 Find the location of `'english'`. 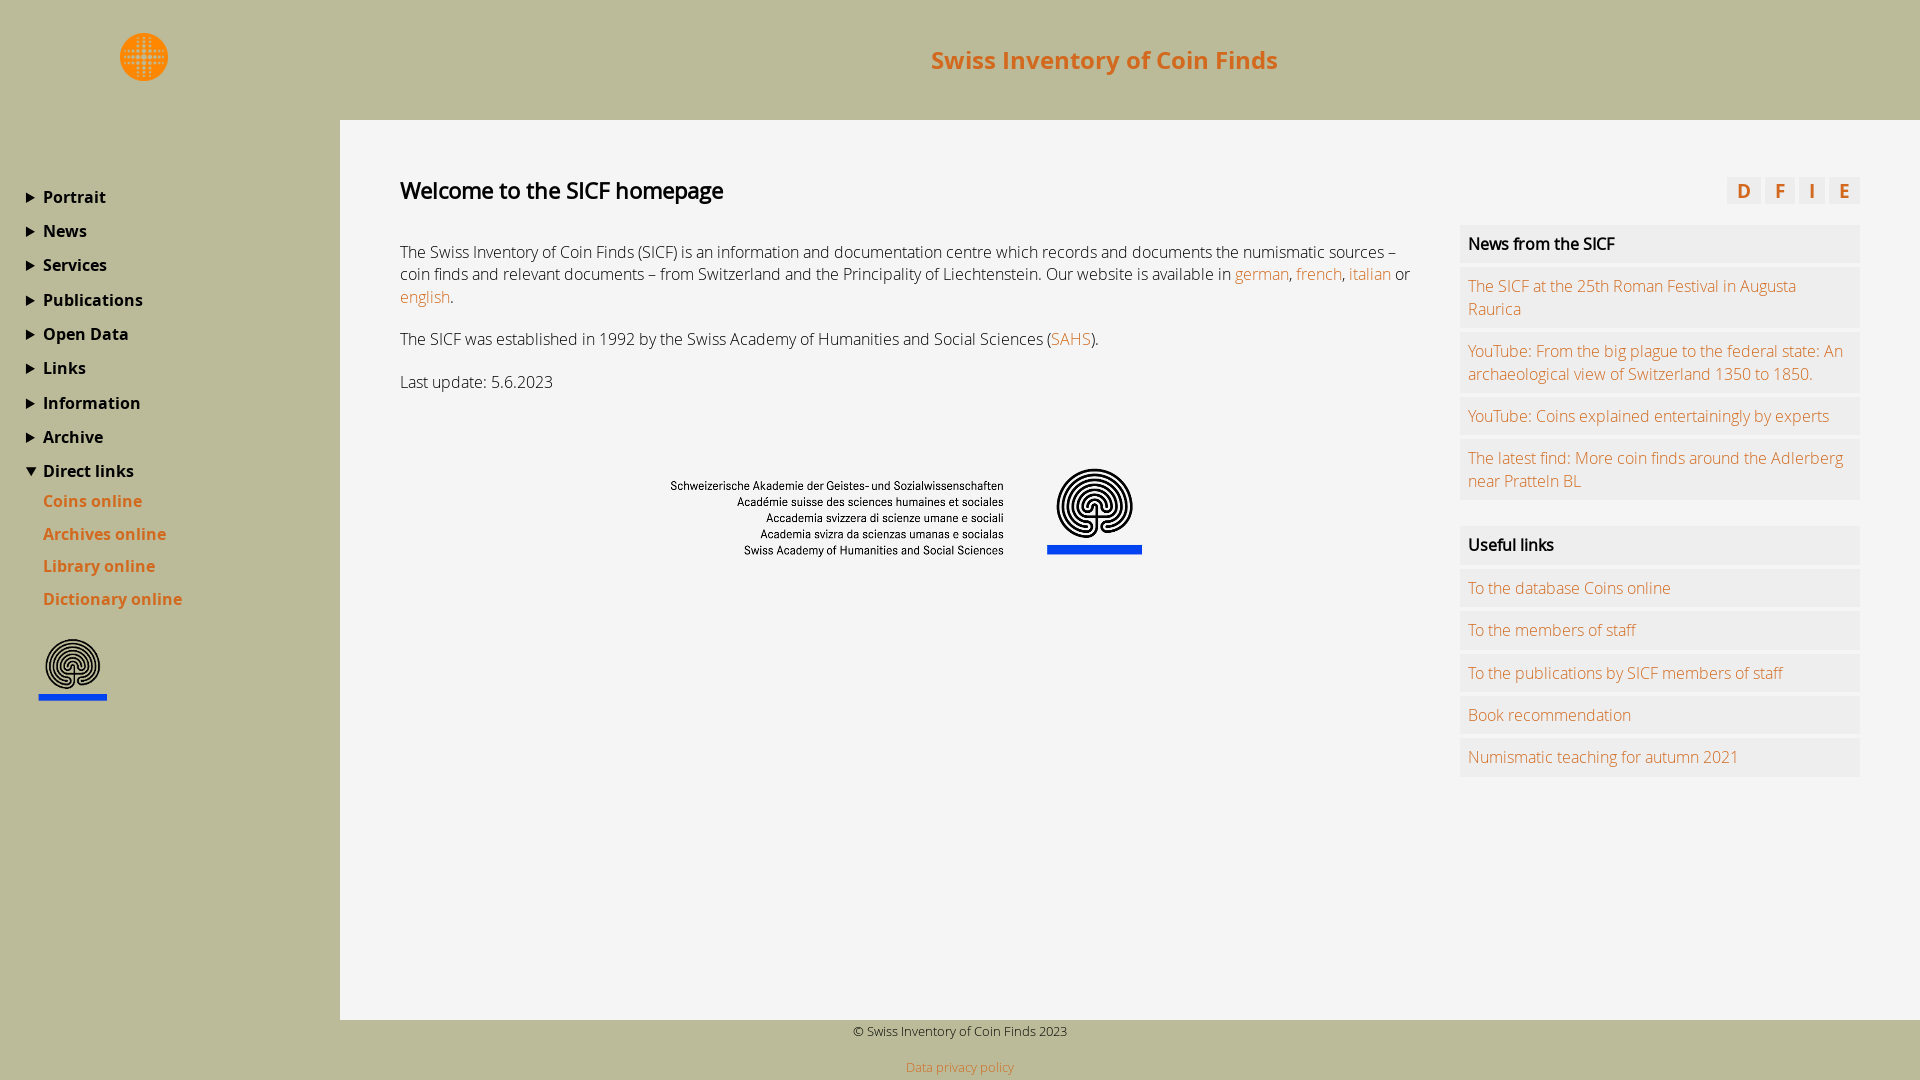

'english' is located at coordinates (424, 297).